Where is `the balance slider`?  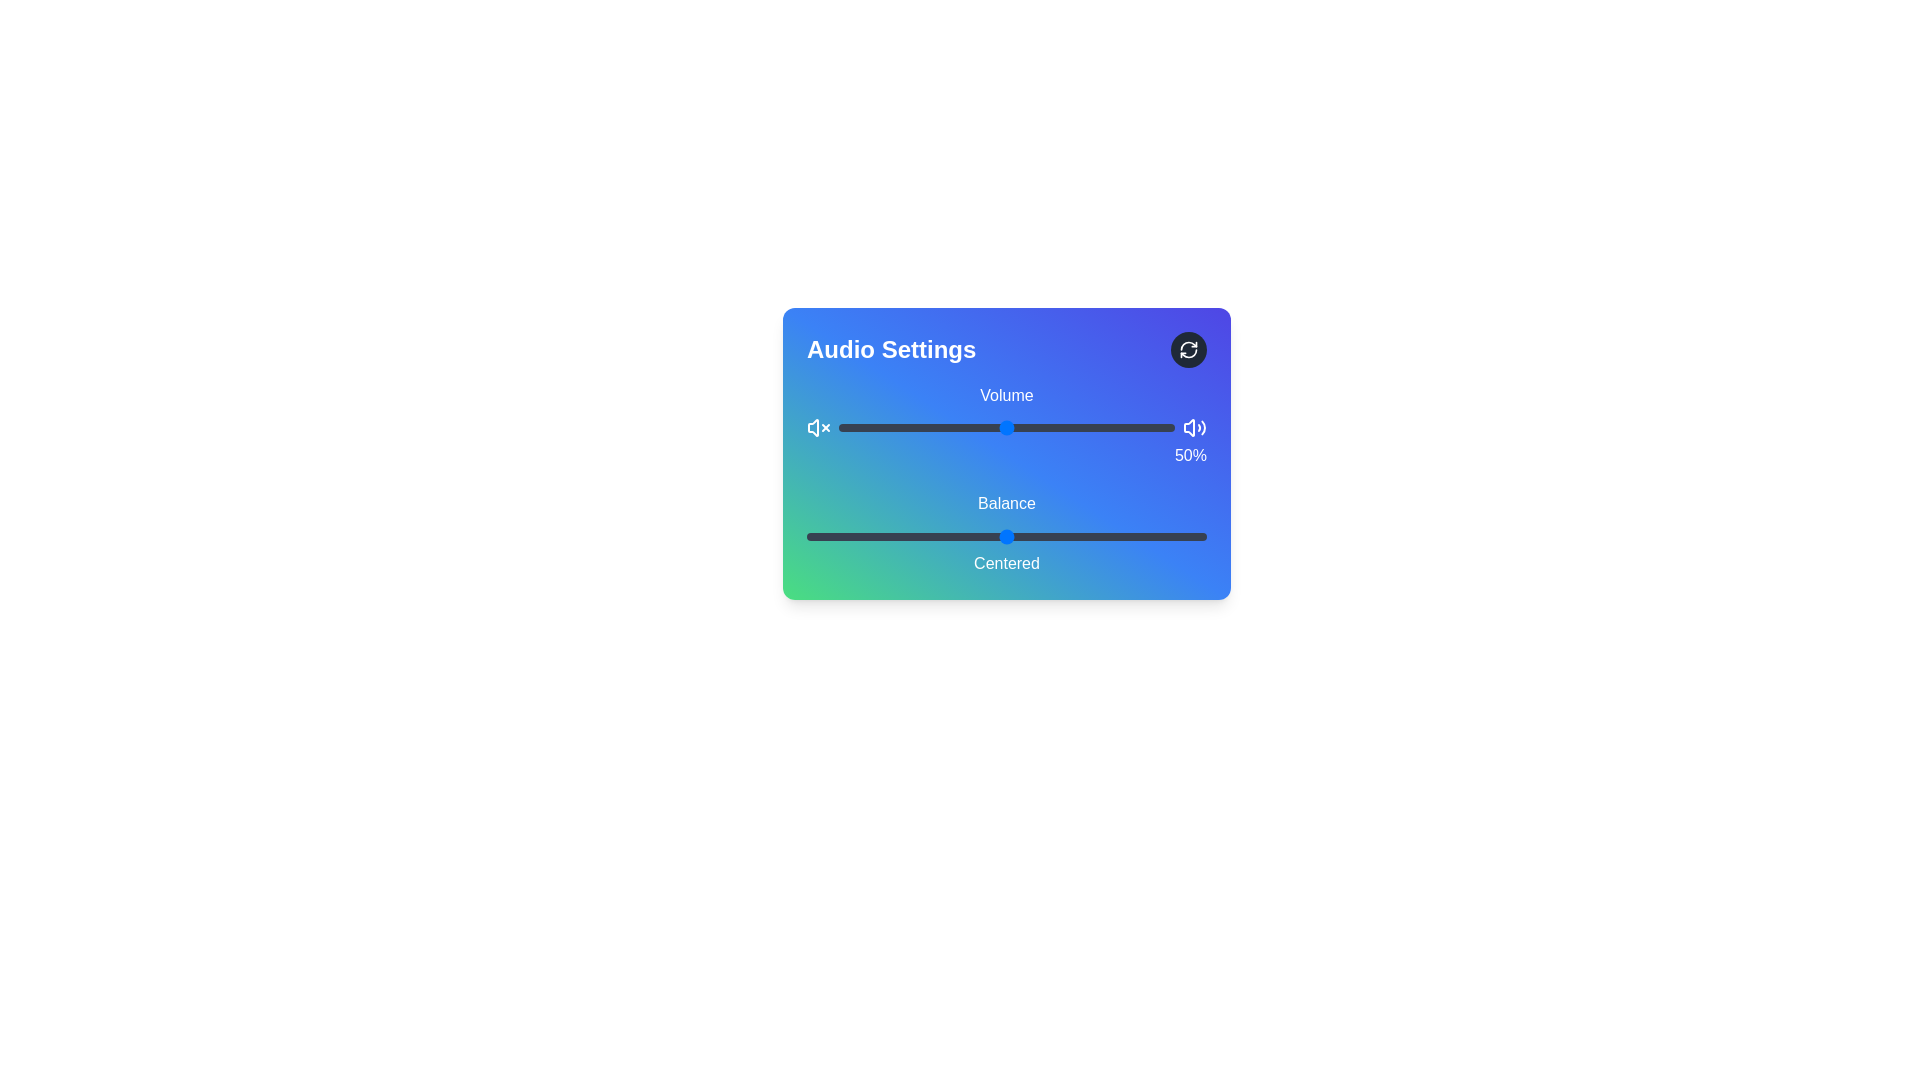
the balance slider is located at coordinates (839, 535).